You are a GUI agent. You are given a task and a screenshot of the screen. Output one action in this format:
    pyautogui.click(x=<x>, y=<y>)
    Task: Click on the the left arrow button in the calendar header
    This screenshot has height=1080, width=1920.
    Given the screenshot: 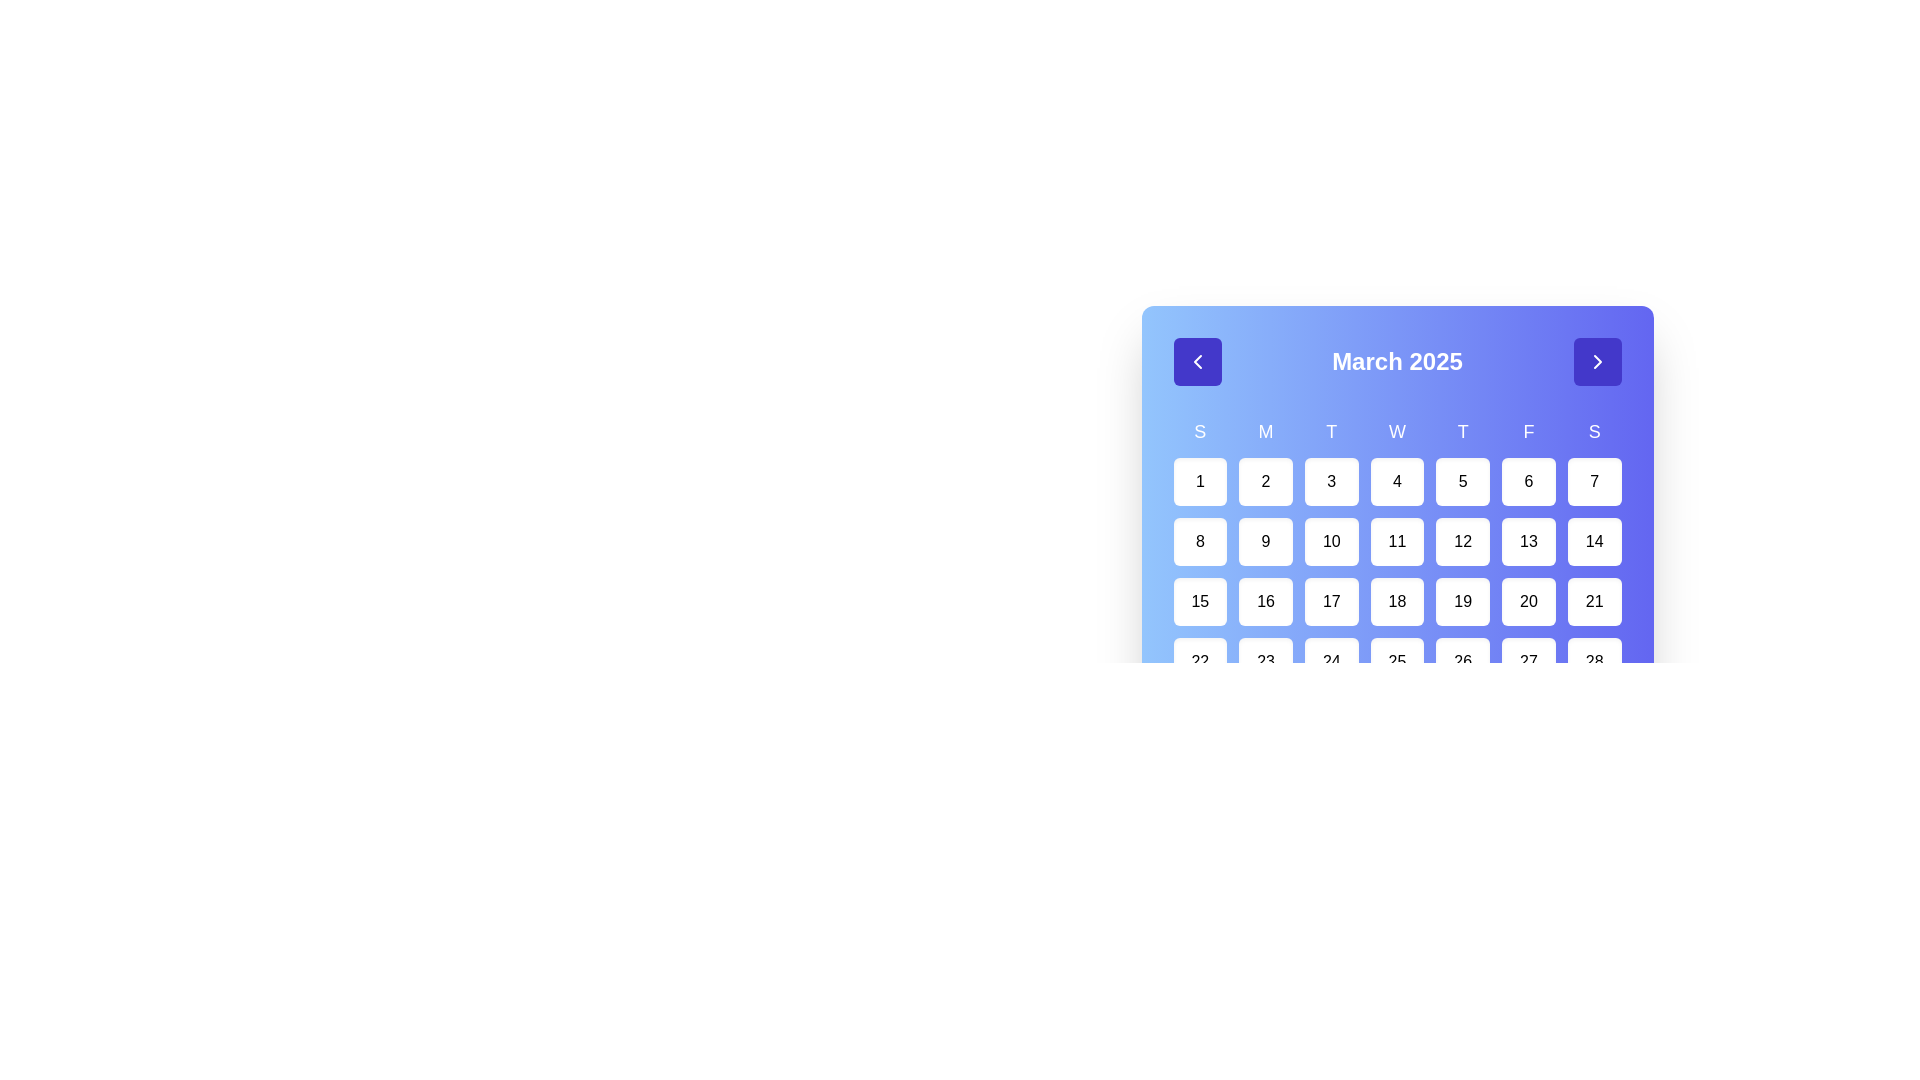 What is the action you would take?
    pyautogui.click(x=1197, y=362)
    